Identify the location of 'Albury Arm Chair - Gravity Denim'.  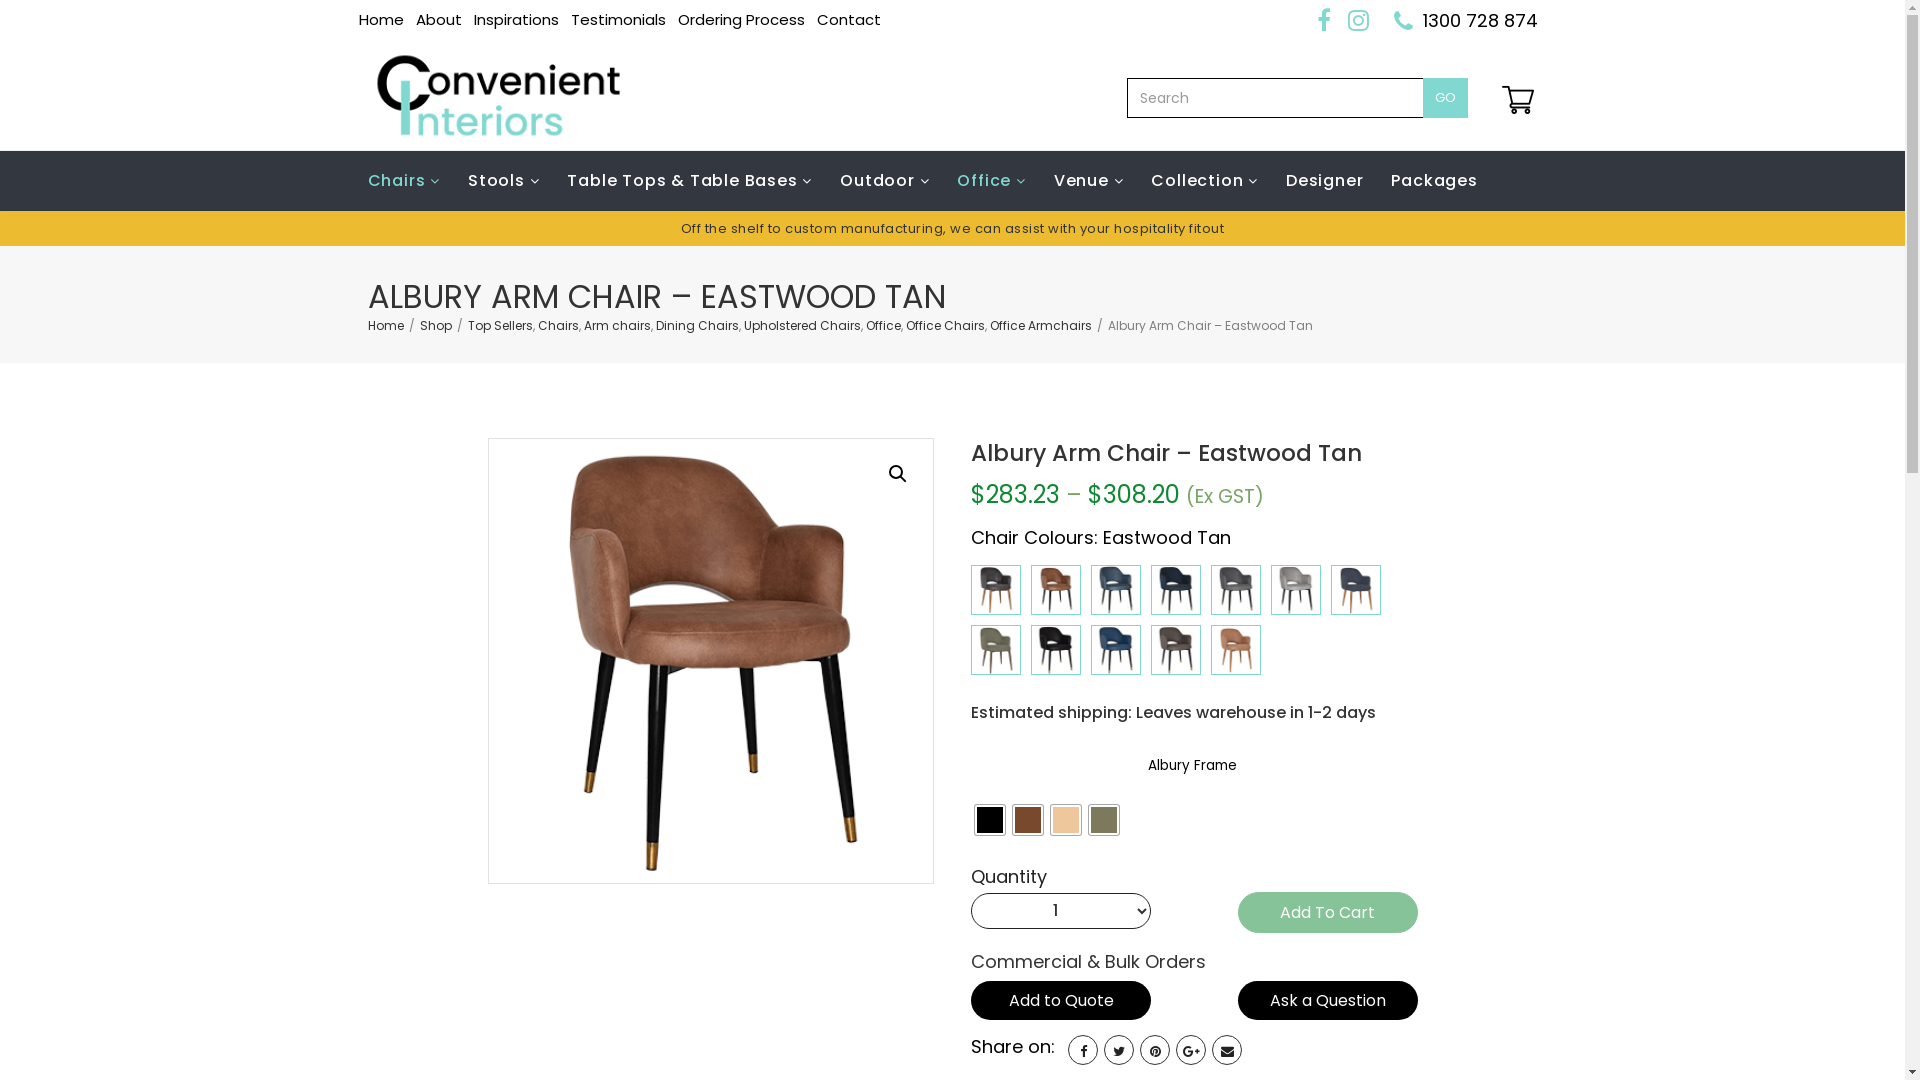
(1115, 589).